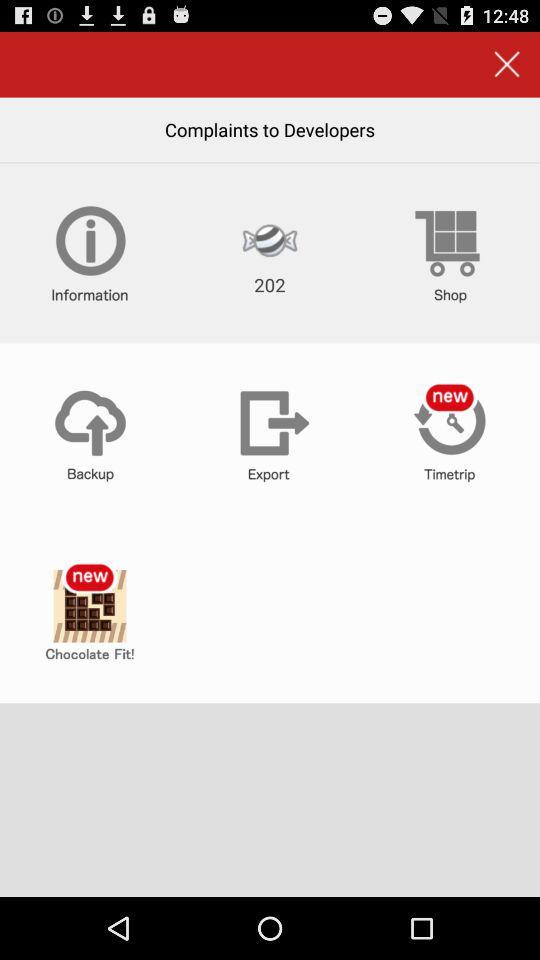 The width and height of the screenshot is (540, 960). What do you see at coordinates (89, 252) in the screenshot?
I see `the icon at the top left corner` at bounding box center [89, 252].